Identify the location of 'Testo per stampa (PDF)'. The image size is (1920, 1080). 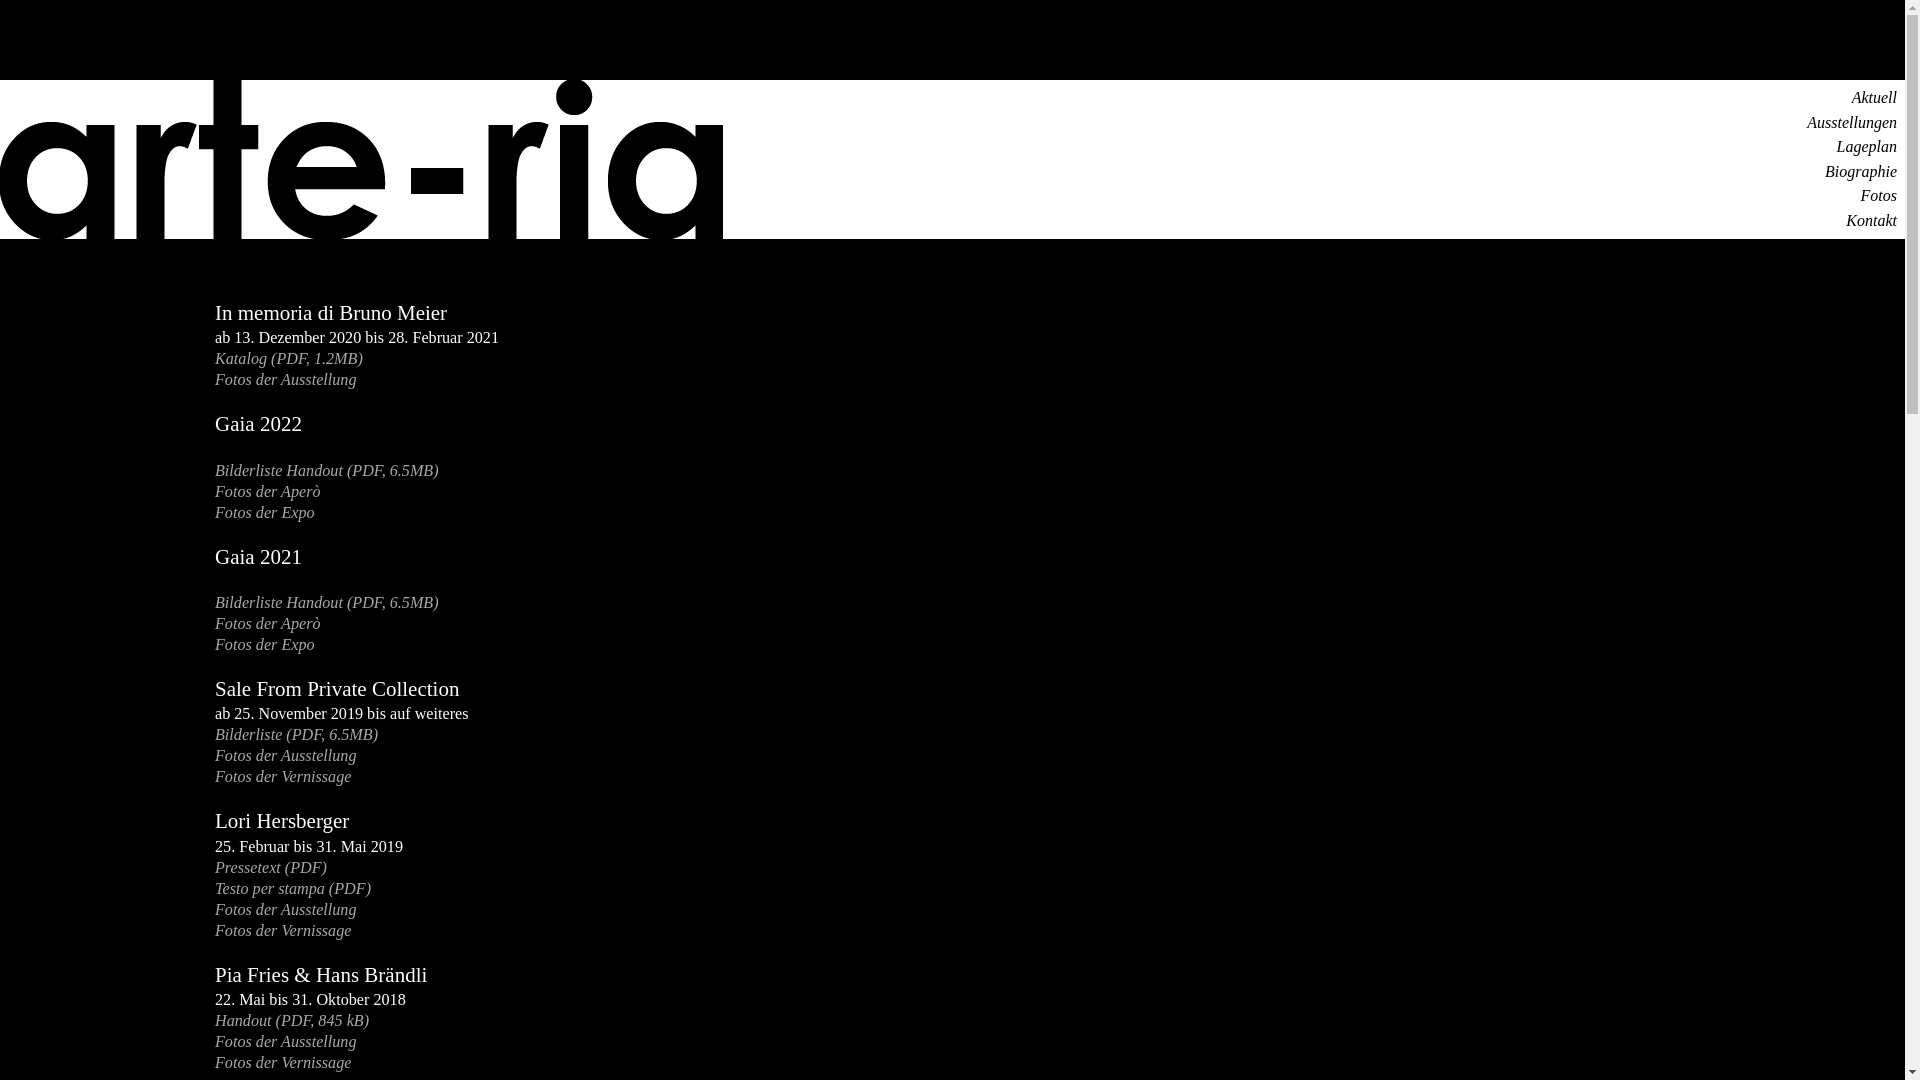
(291, 887).